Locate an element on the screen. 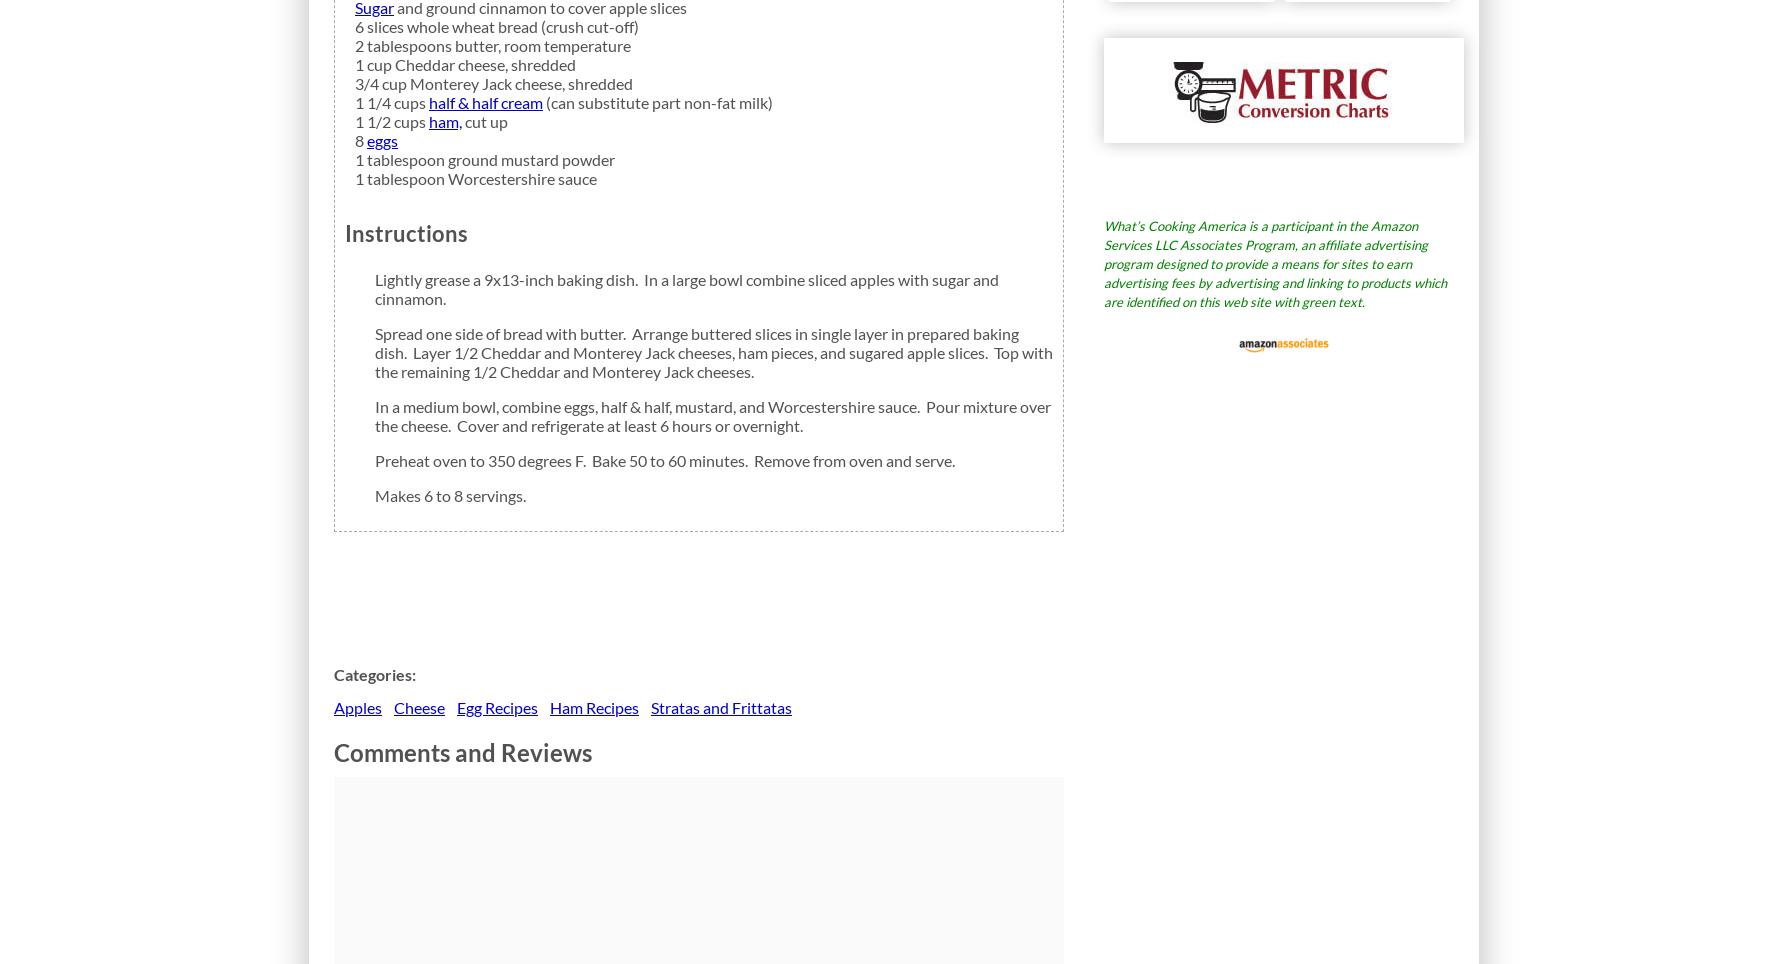 The image size is (1788, 964). 'In a medium bowl, combine eggs, half & half, mustard, and Worcestershire sauce.  Pour mixture over the cheese.  Cover and refrigerate at least 6 hours or overnight.' is located at coordinates (712, 414).